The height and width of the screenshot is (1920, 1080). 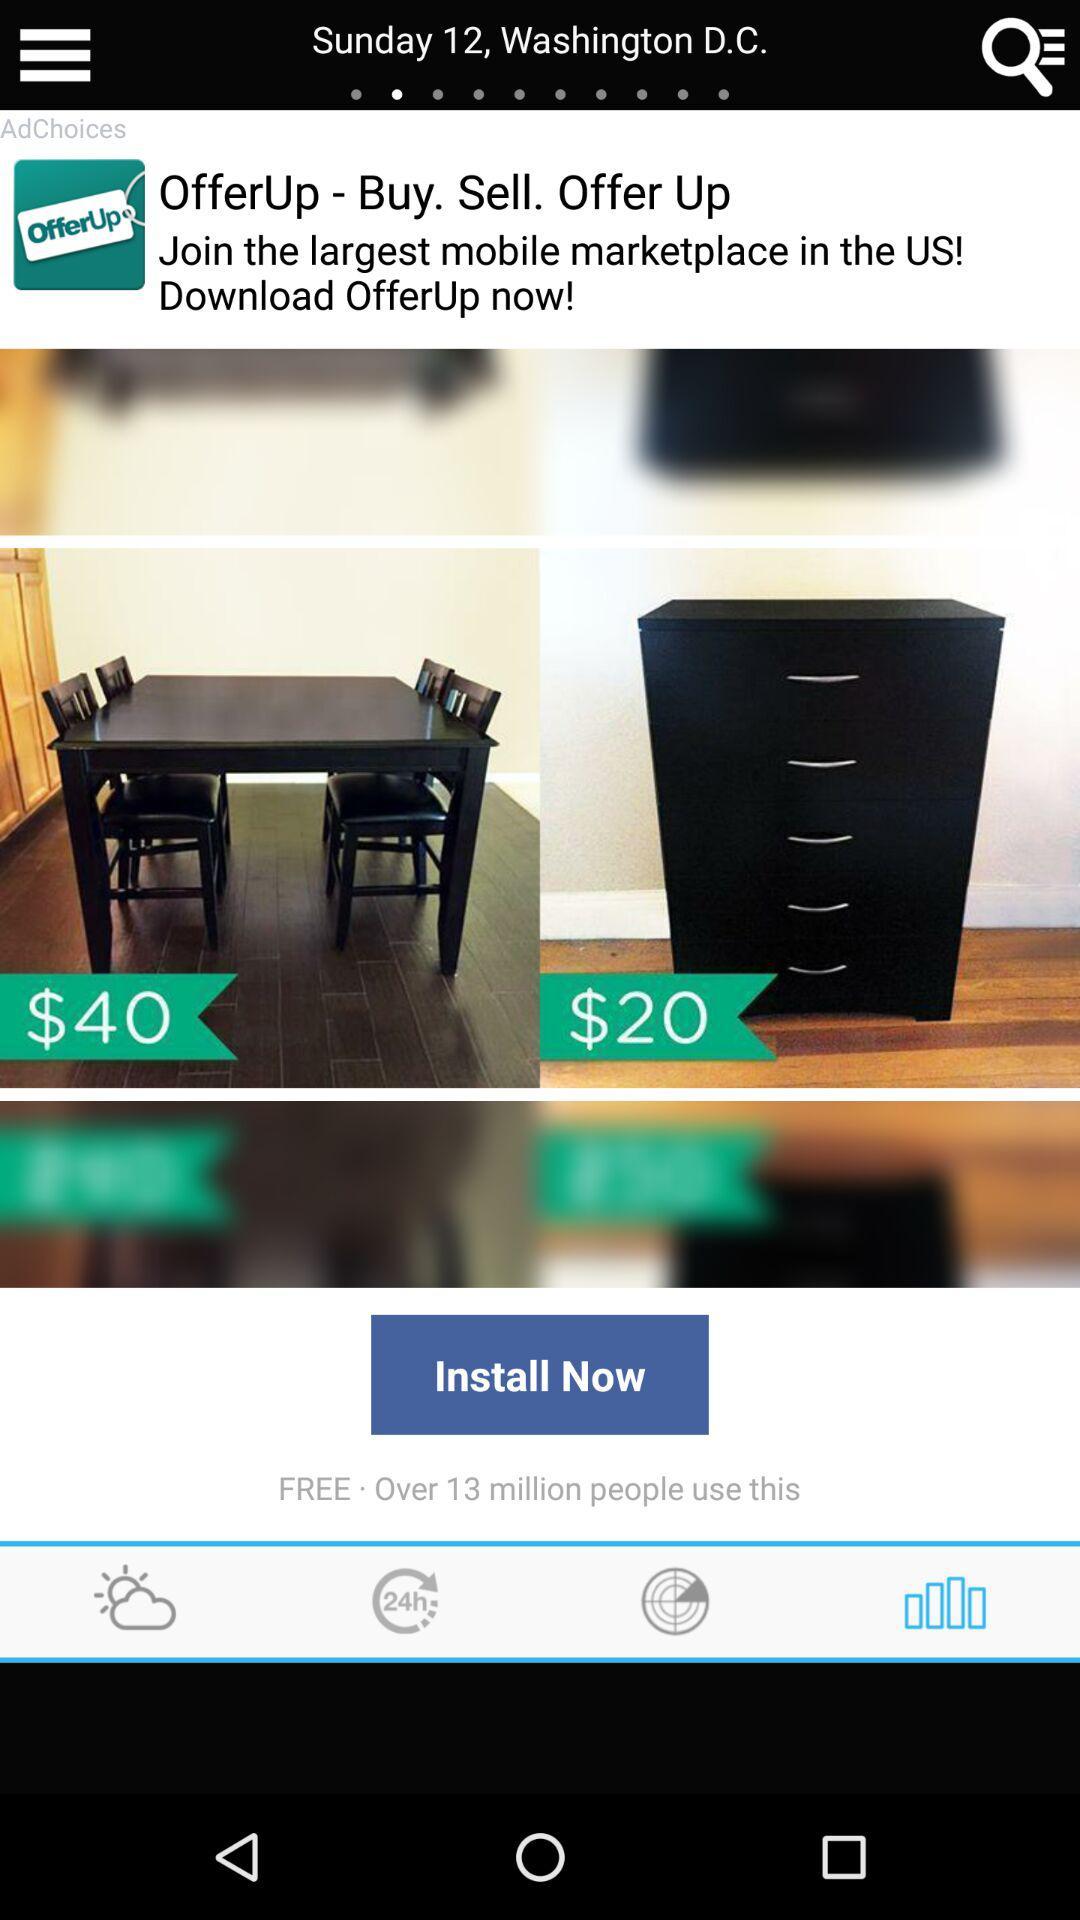 What do you see at coordinates (1024, 58) in the screenshot?
I see `the search icon` at bounding box center [1024, 58].